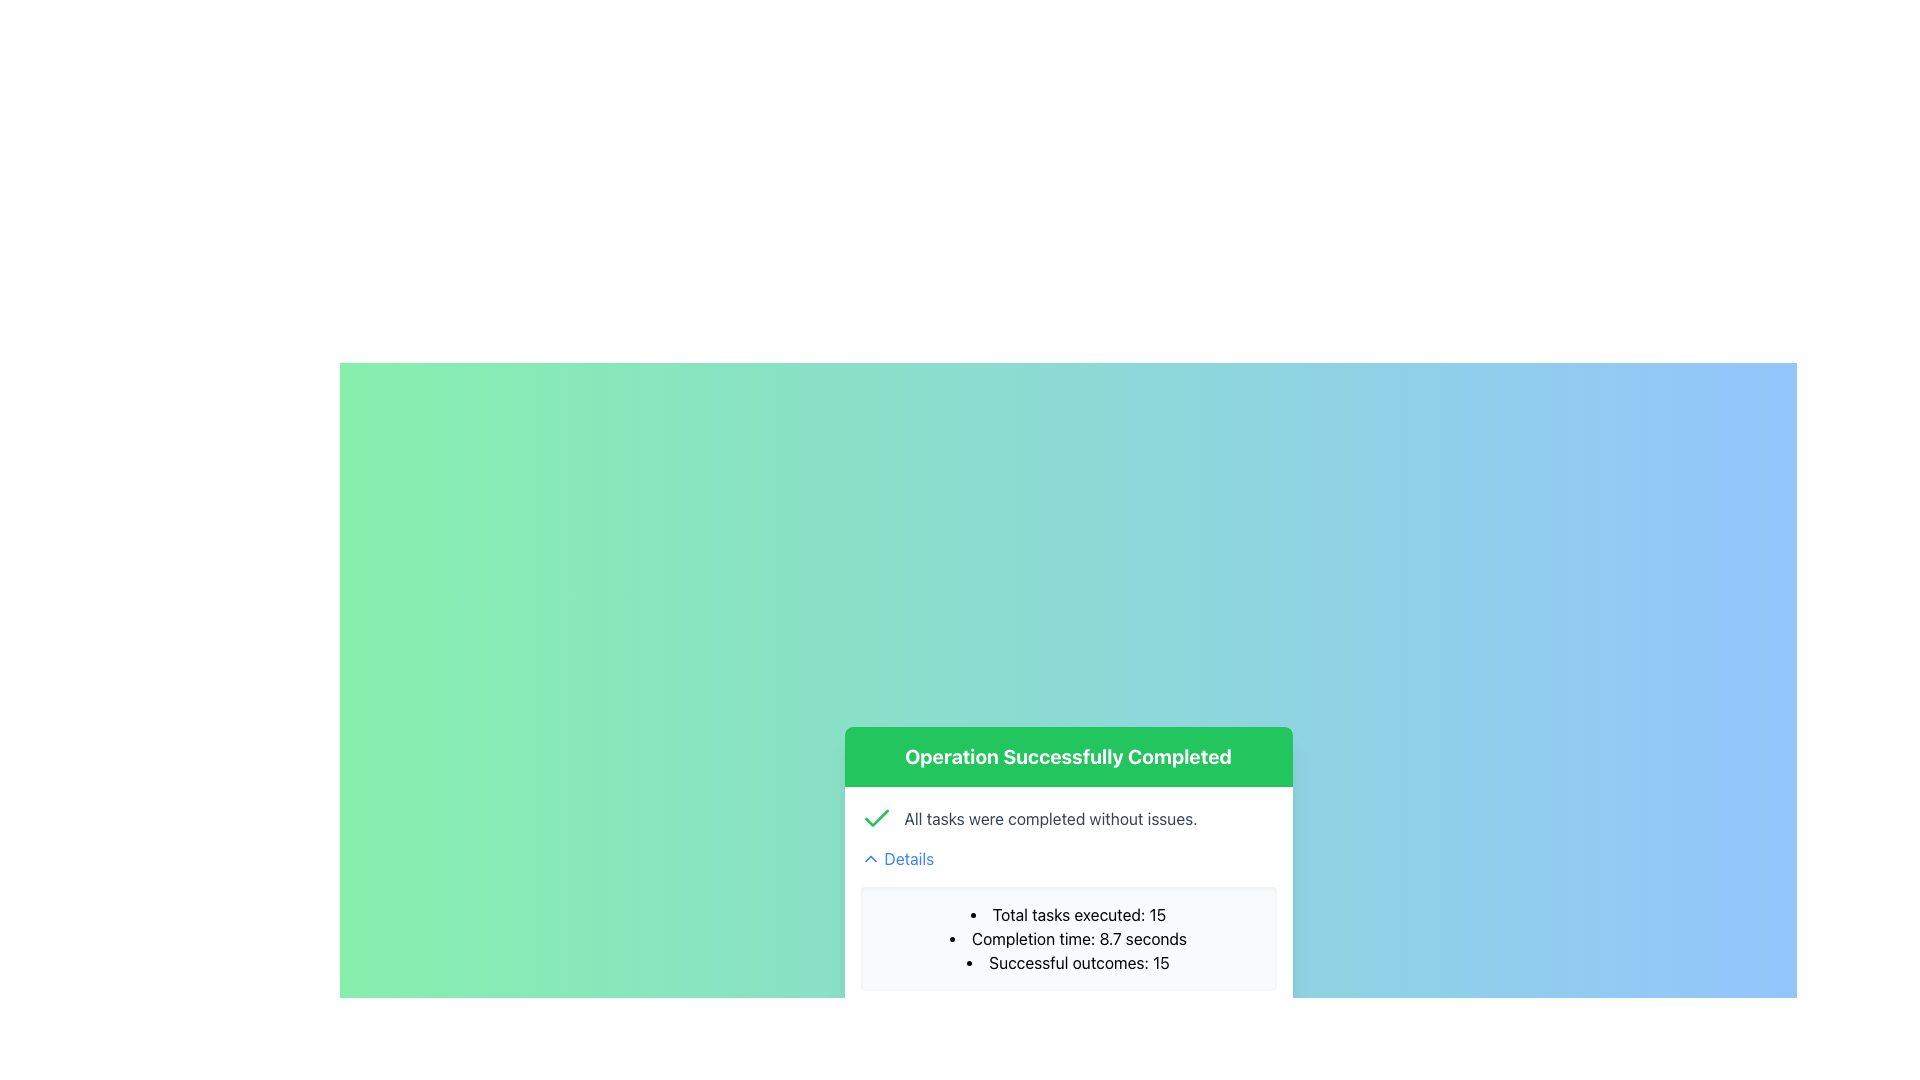 Image resolution: width=1920 pixels, height=1080 pixels. I want to click on static text label that displays 'Operation Successfully Completed', which is a bold heading in white on a bright green background, centered in the upper-middle region of the content area, so click(1067, 756).